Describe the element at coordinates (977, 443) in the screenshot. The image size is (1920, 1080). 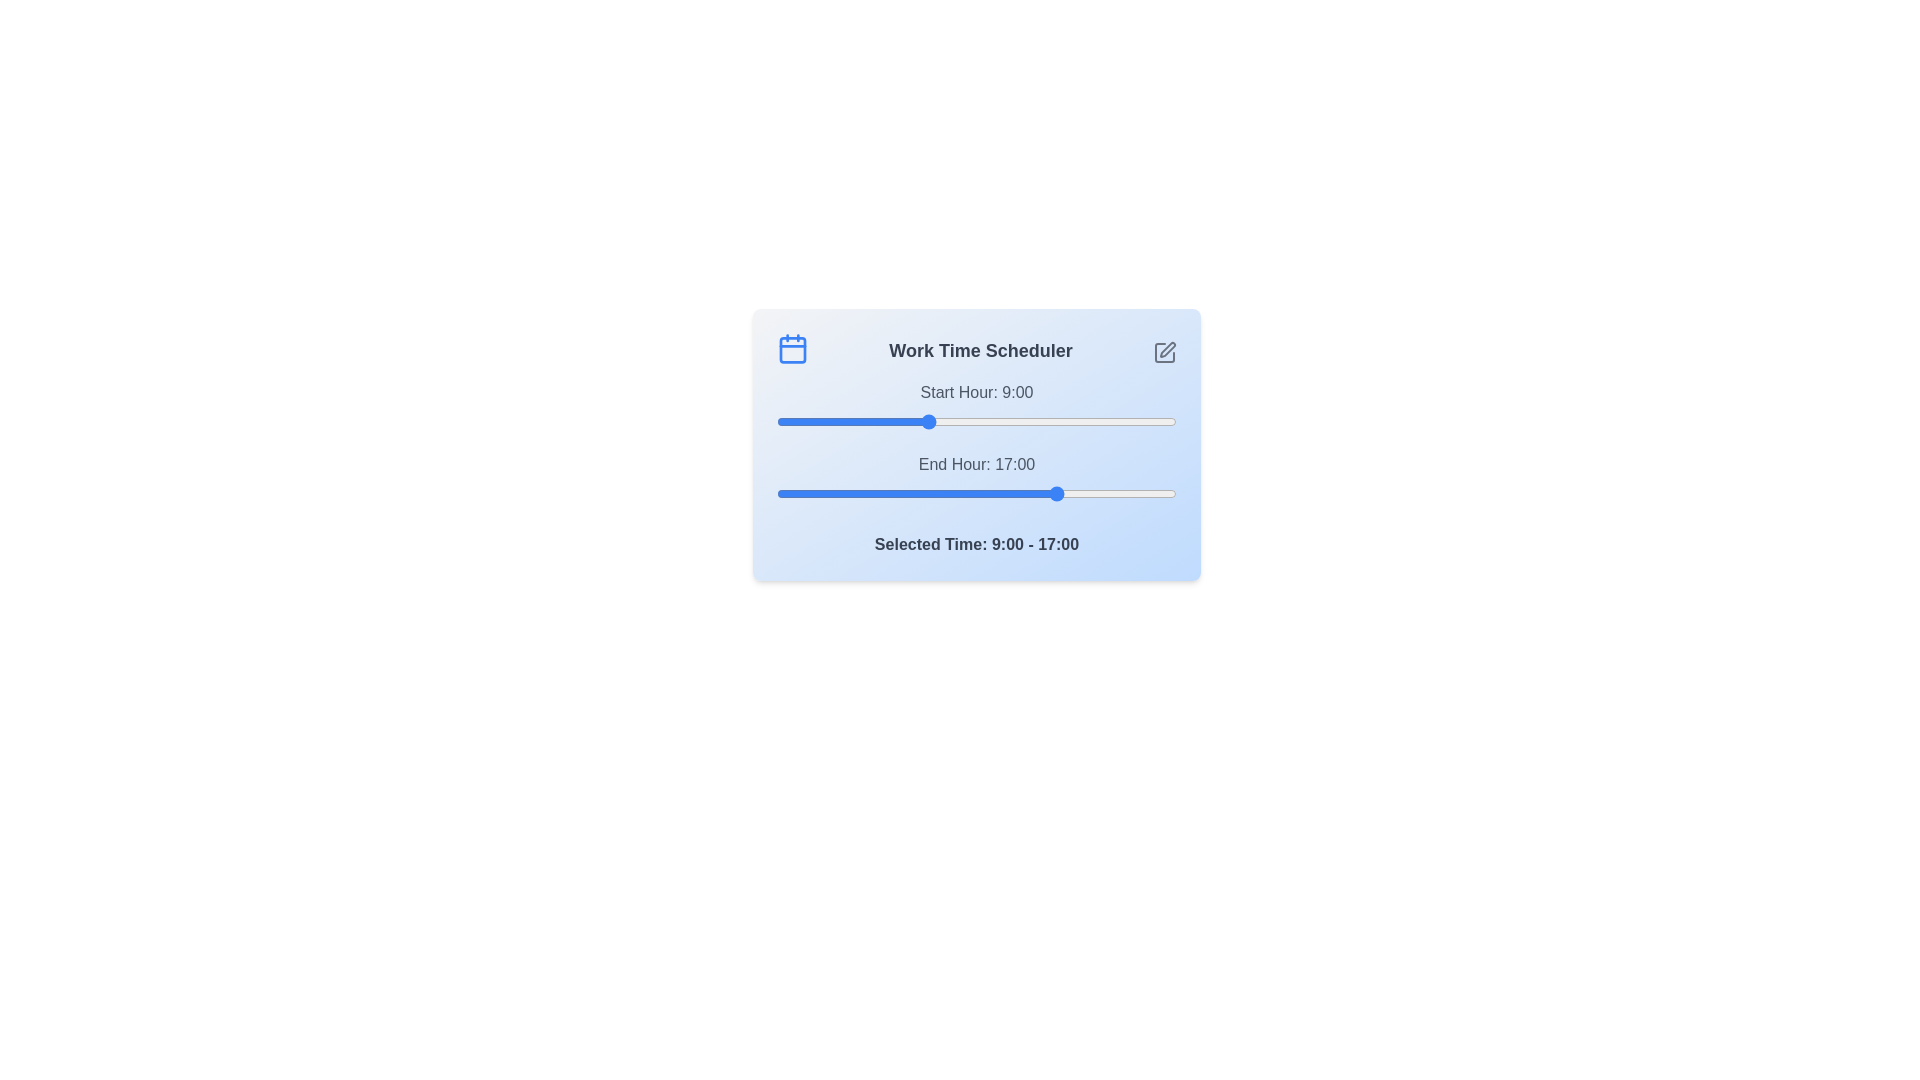
I see `the background of the AdvancedScheduler component` at that location.